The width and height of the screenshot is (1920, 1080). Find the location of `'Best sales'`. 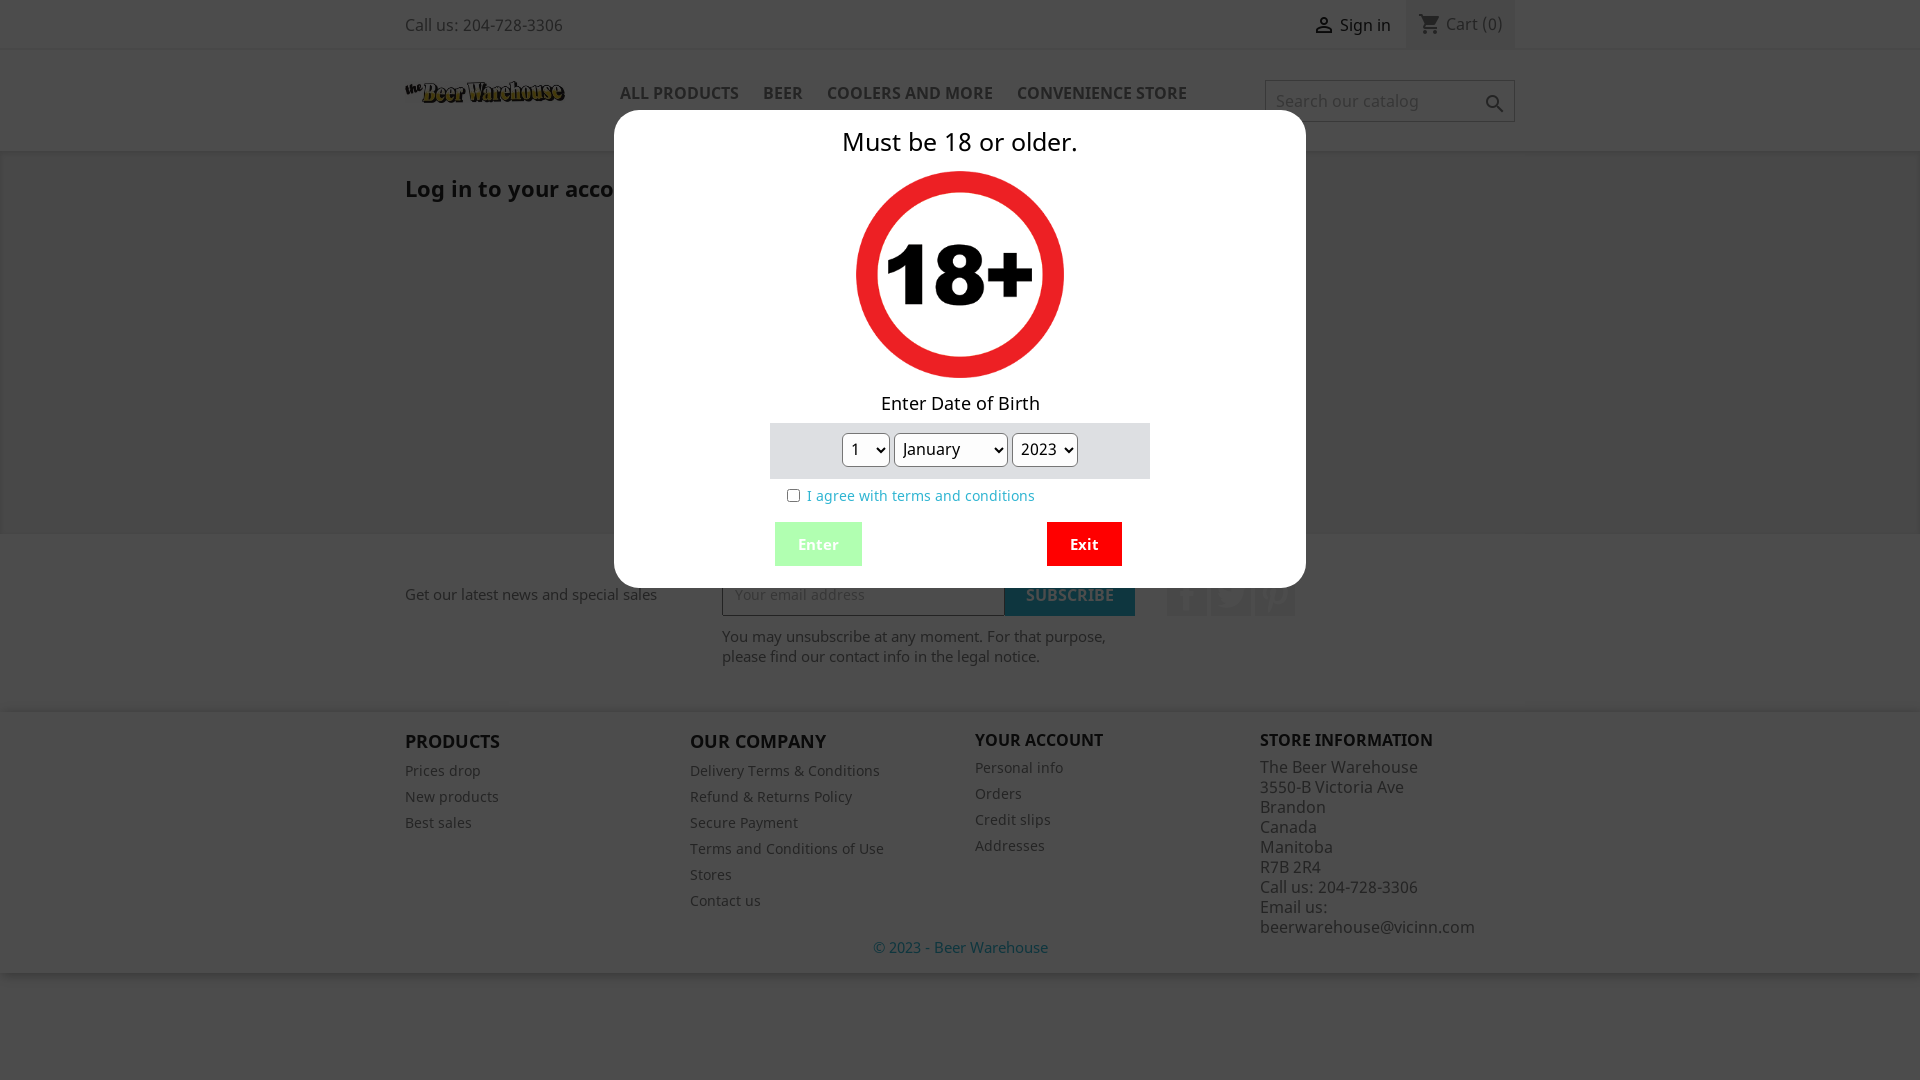

'Best sales' is located at coordinates (437, 822).